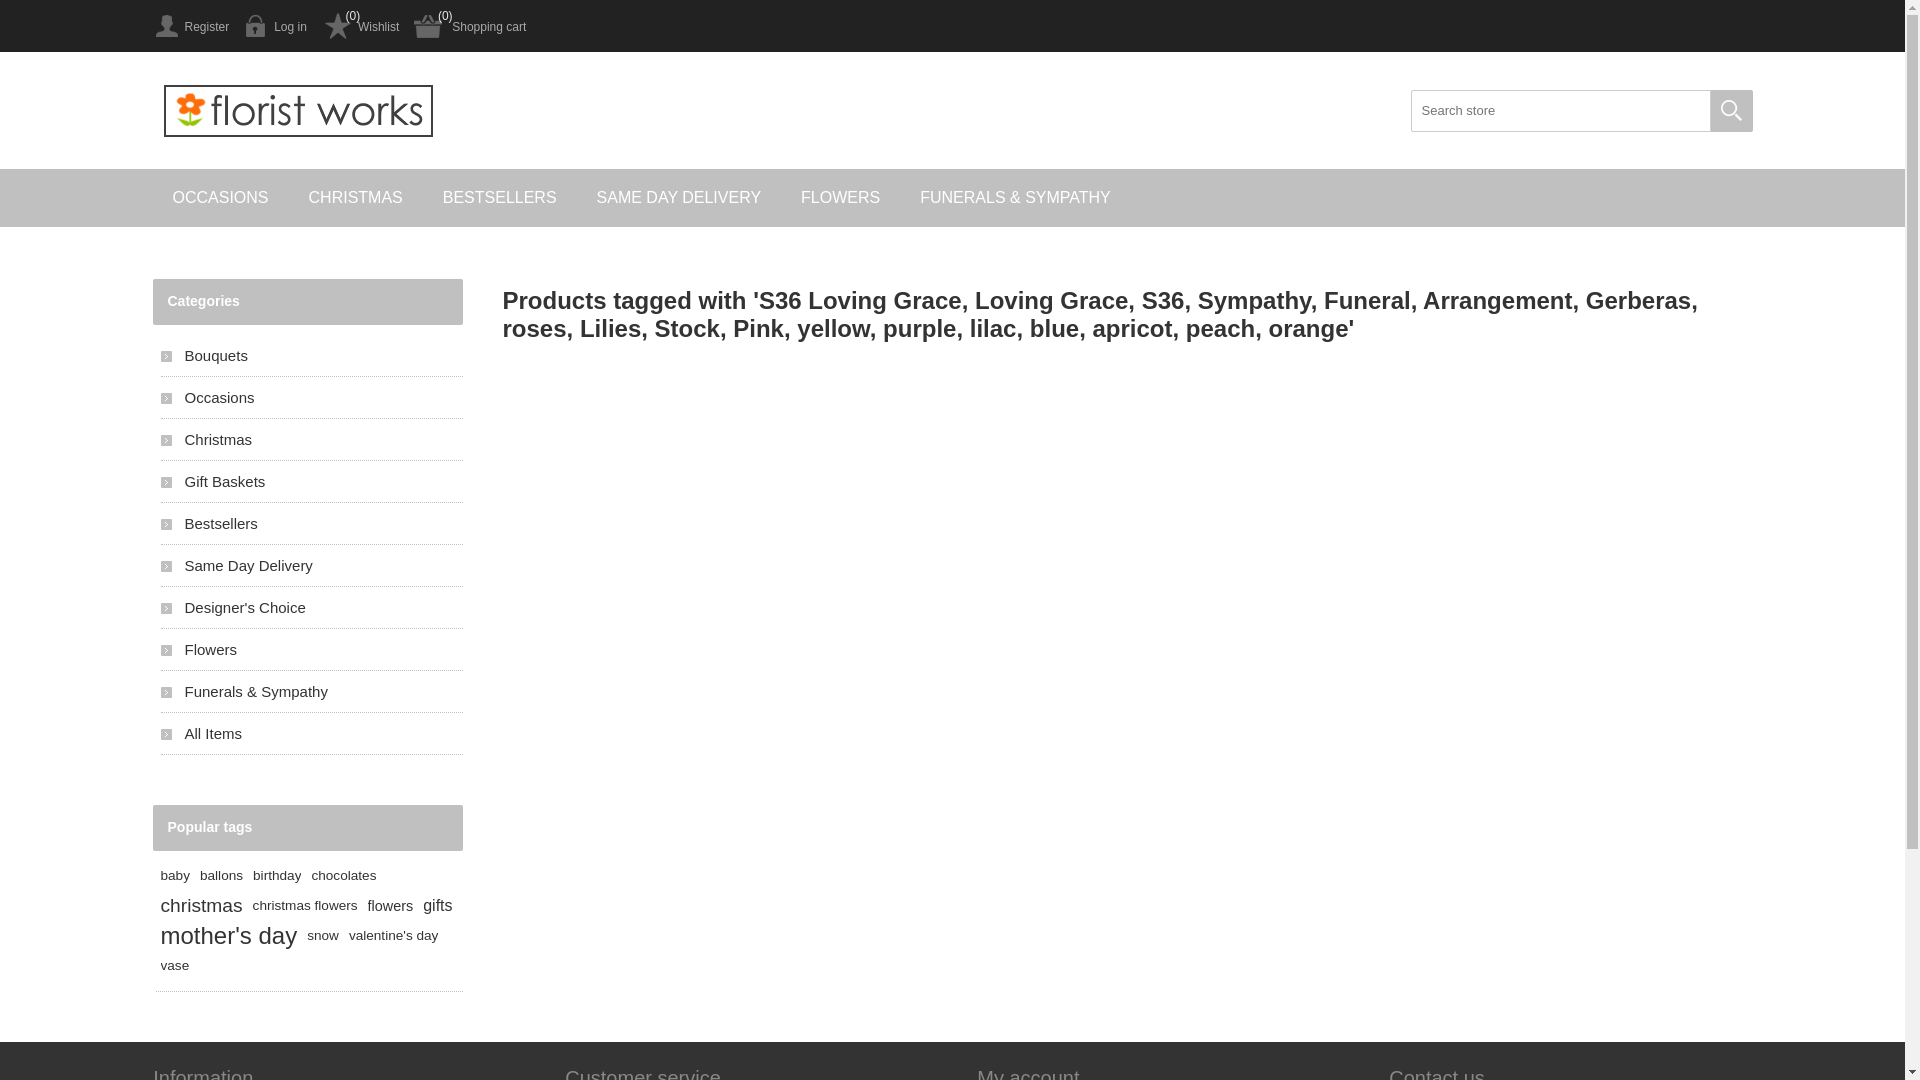 This screenshot has height=1080, width=1920. Describe the element at coordinates (322, 936) in the screenshot. I see `'snow'` at that location.